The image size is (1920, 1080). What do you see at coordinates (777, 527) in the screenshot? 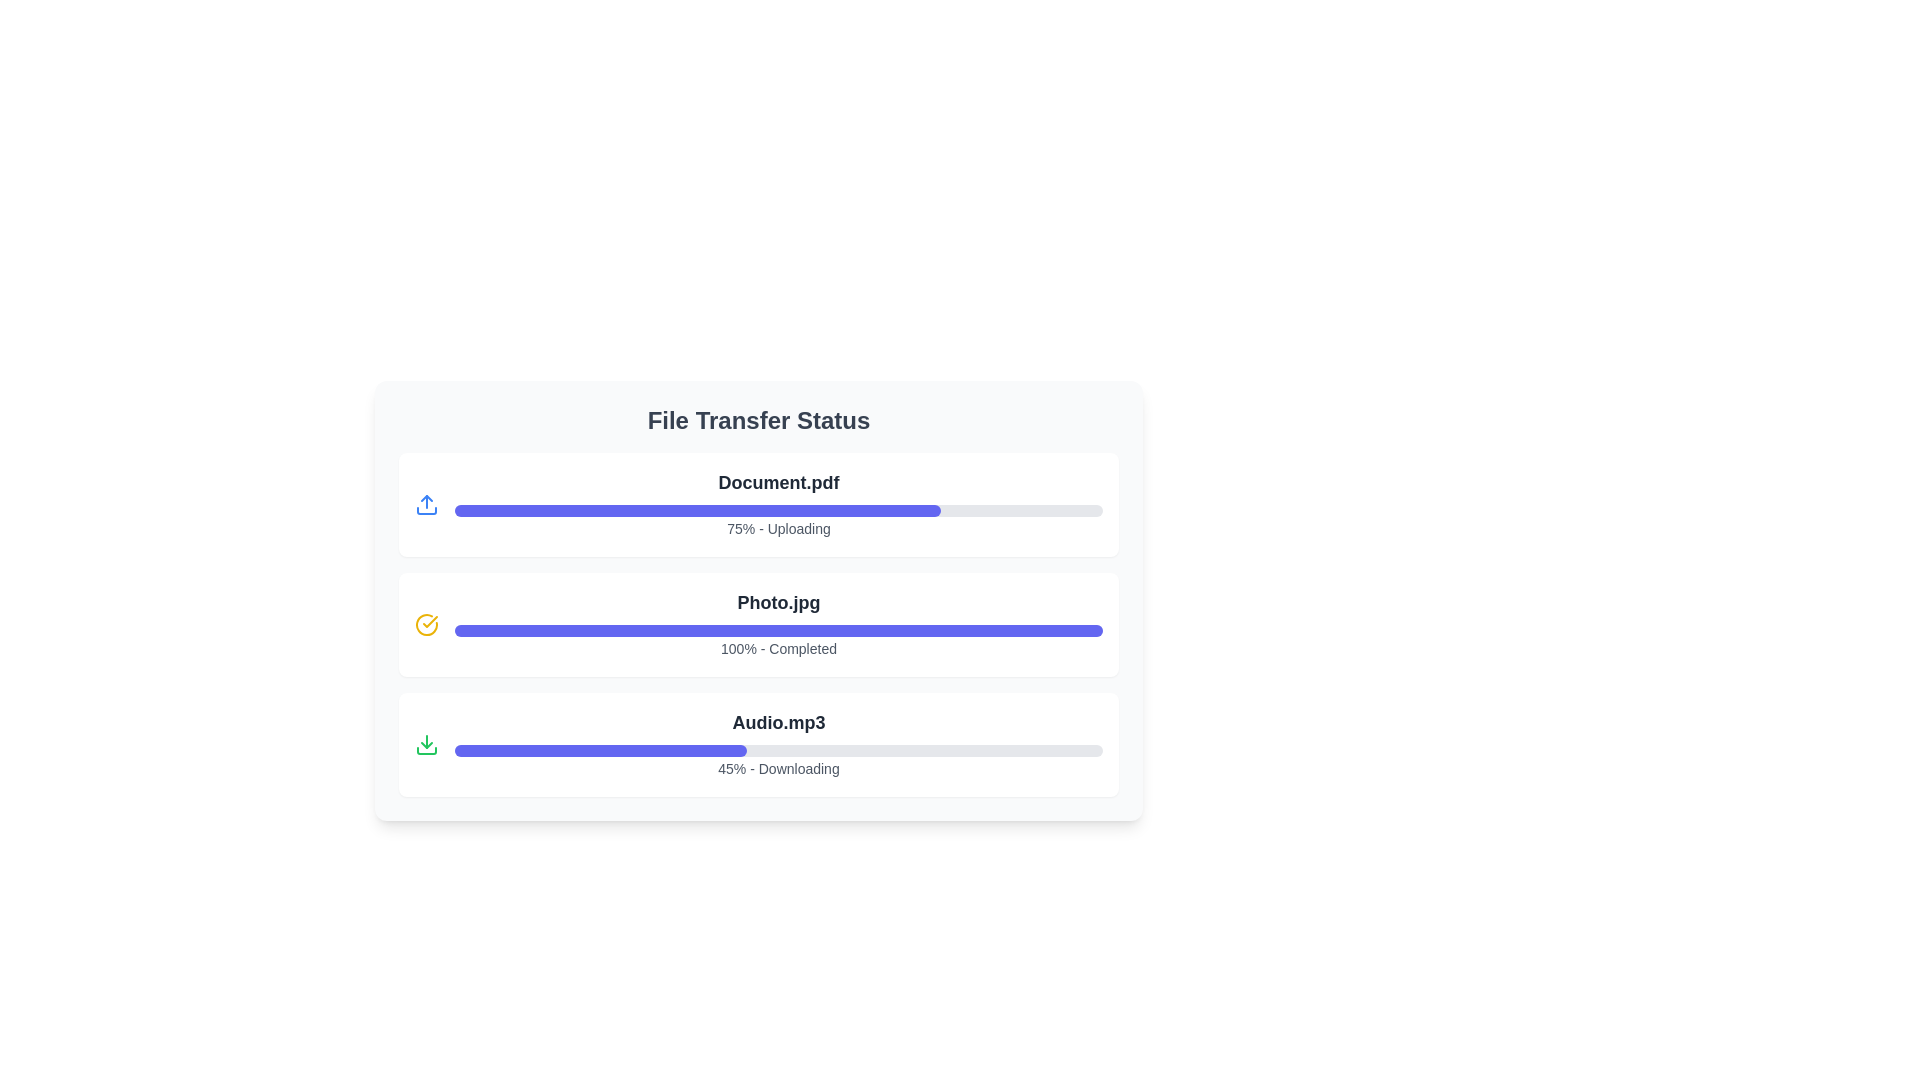
I see `the status indicator text that shows 'Uploading' for the file 'Document.pdf', located beneath the file name and progress bar` at bounding box center [777, 527].